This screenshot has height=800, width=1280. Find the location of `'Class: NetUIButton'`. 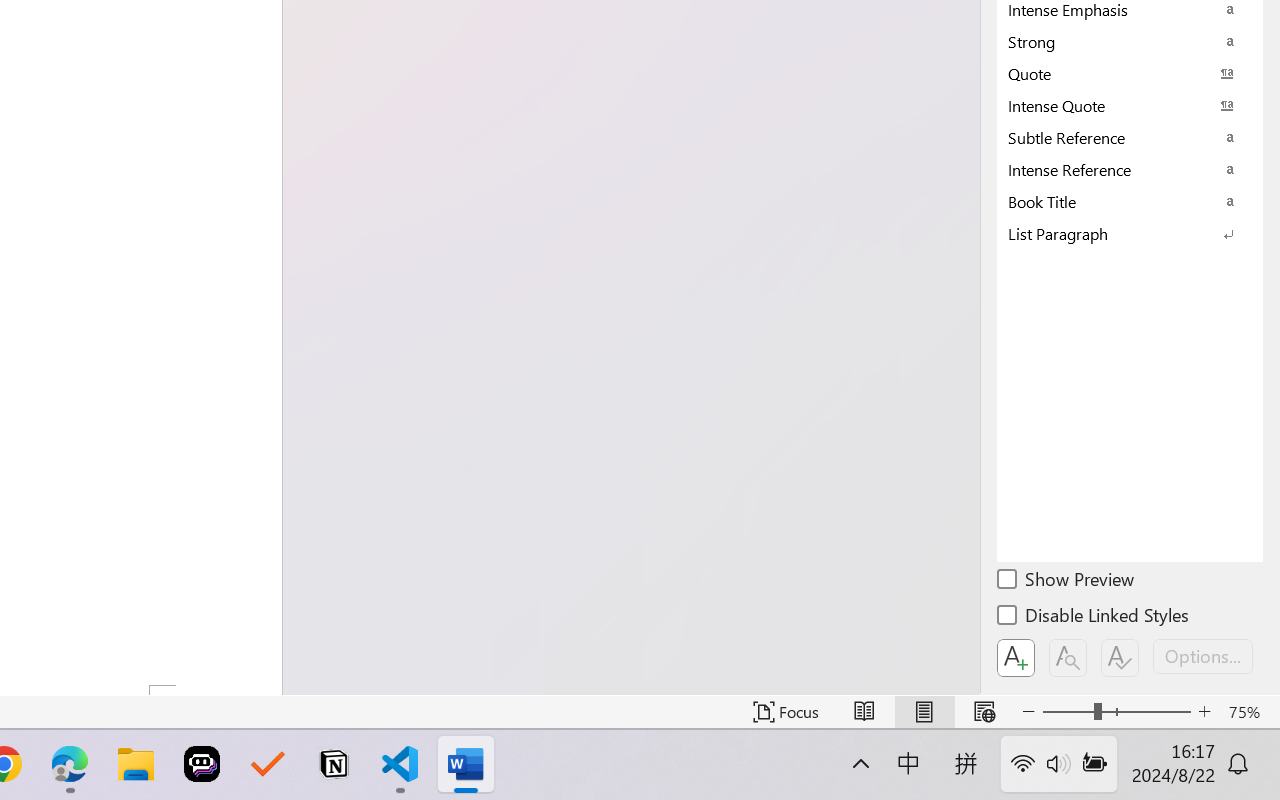

'Class: NetUIButton' is located at coordinates (1120, 657).